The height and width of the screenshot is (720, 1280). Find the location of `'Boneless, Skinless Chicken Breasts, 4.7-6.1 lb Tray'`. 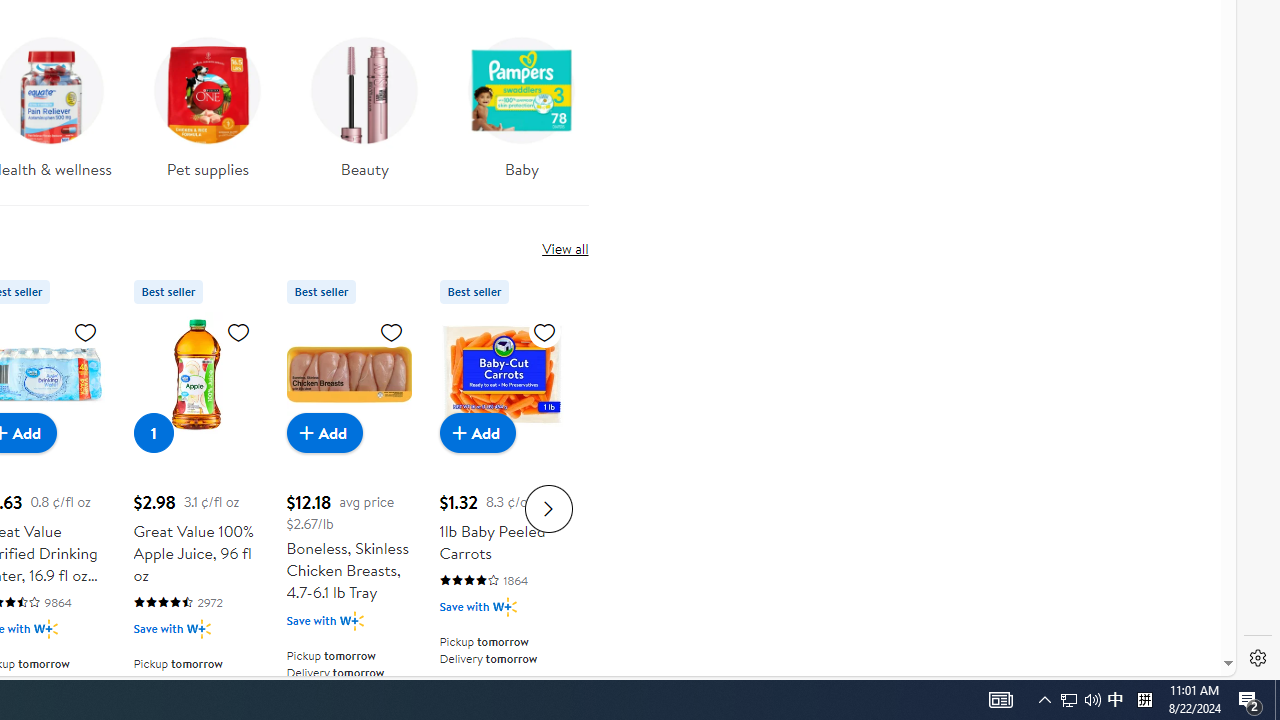

'Boneless, Skinless Chicken Breasts, 4.7-6.1 lb Tray' is located at coordinates (348, 374).